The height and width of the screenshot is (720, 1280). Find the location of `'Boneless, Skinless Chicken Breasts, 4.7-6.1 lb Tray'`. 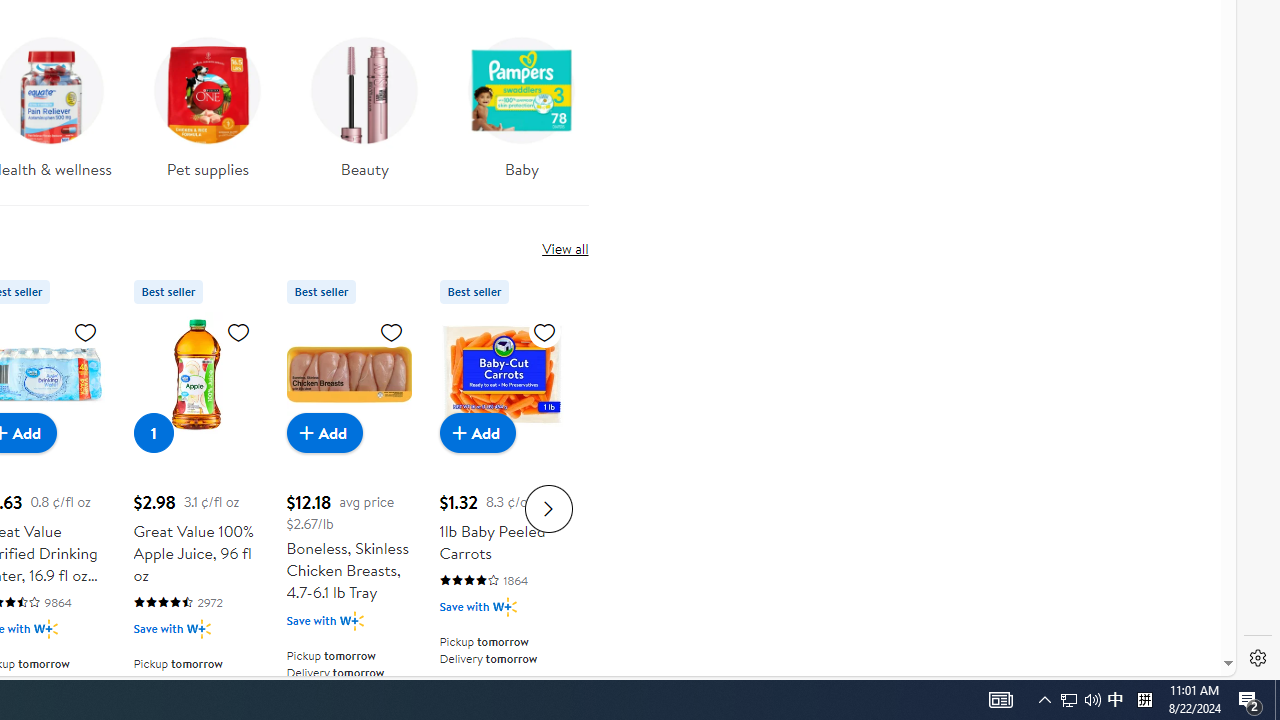

'Boneless, Skinless Chicken Breasts, 4.7-6.1 lb Tray' is located at coordinates (348, 374).